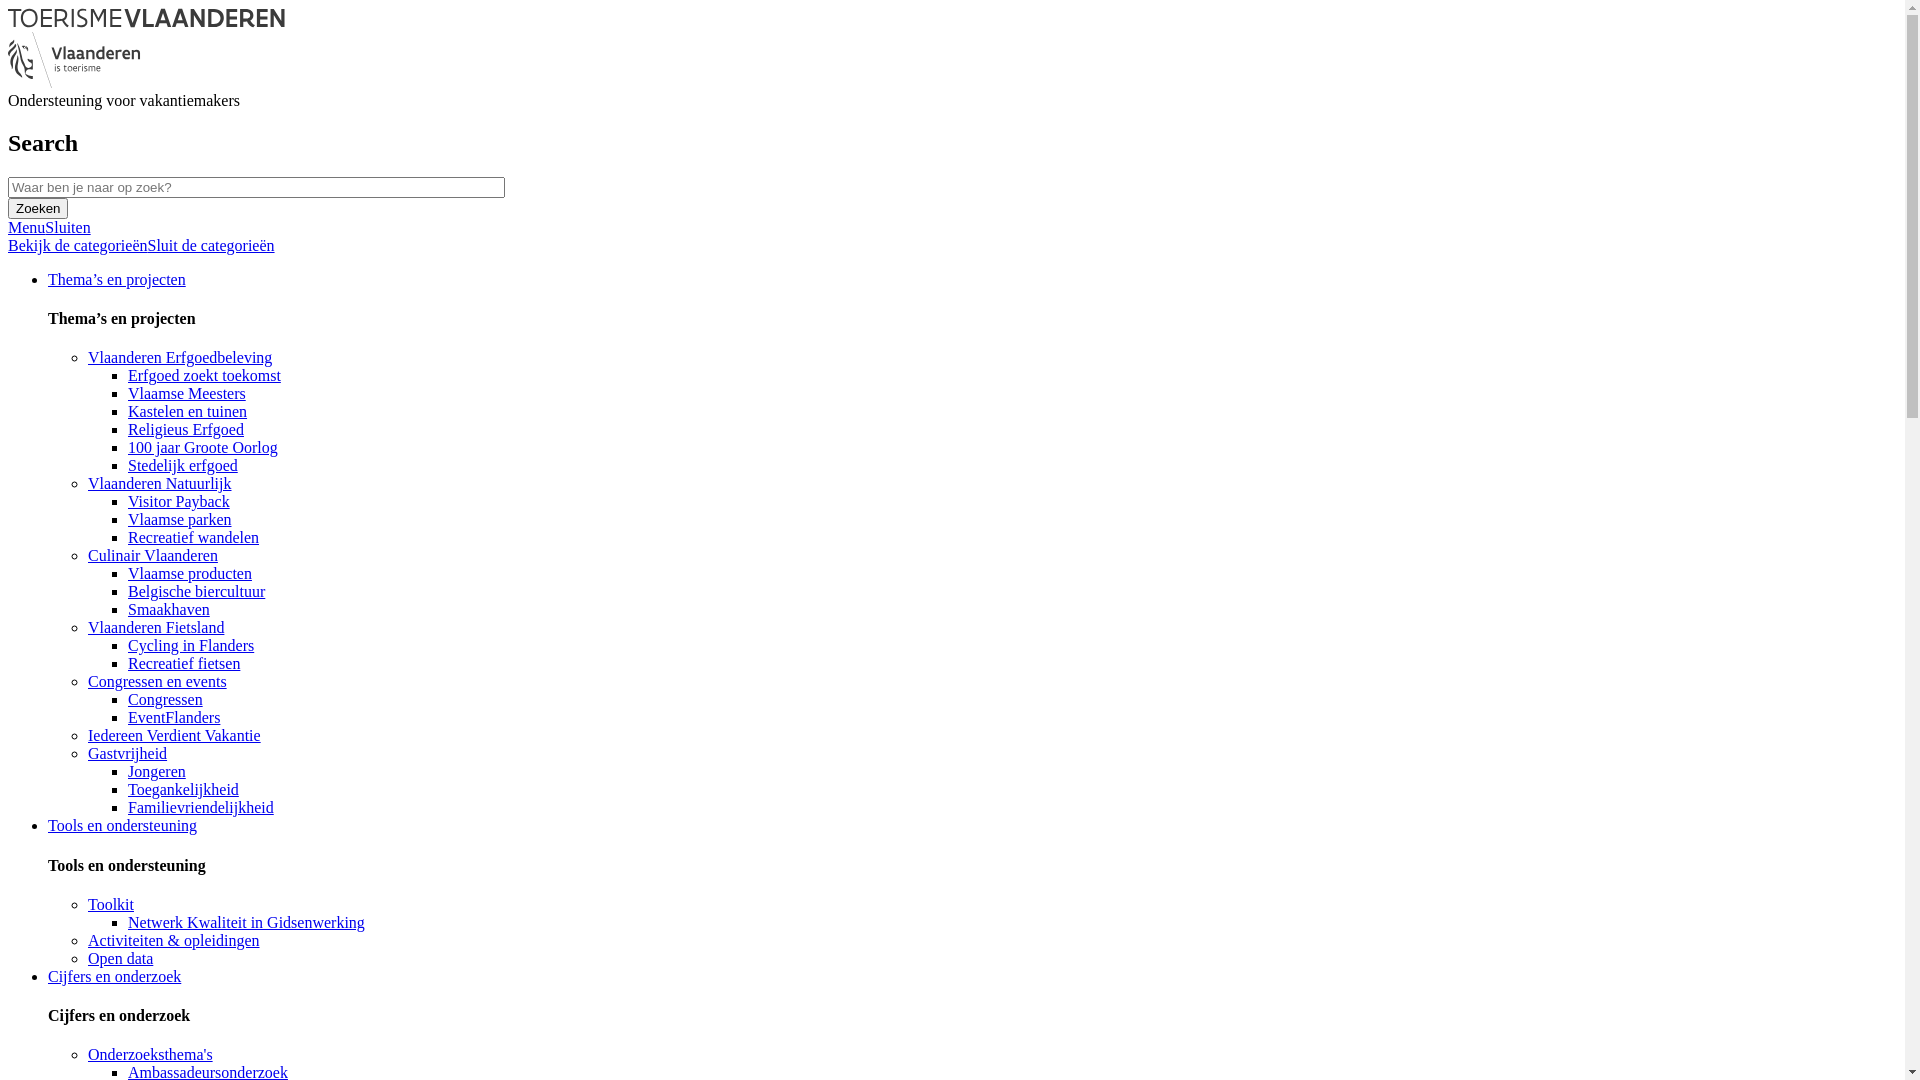 This screenshot has width=1920, height=1080. I want to click on 'Vlaanderen Fietsland', so click(86, 626).